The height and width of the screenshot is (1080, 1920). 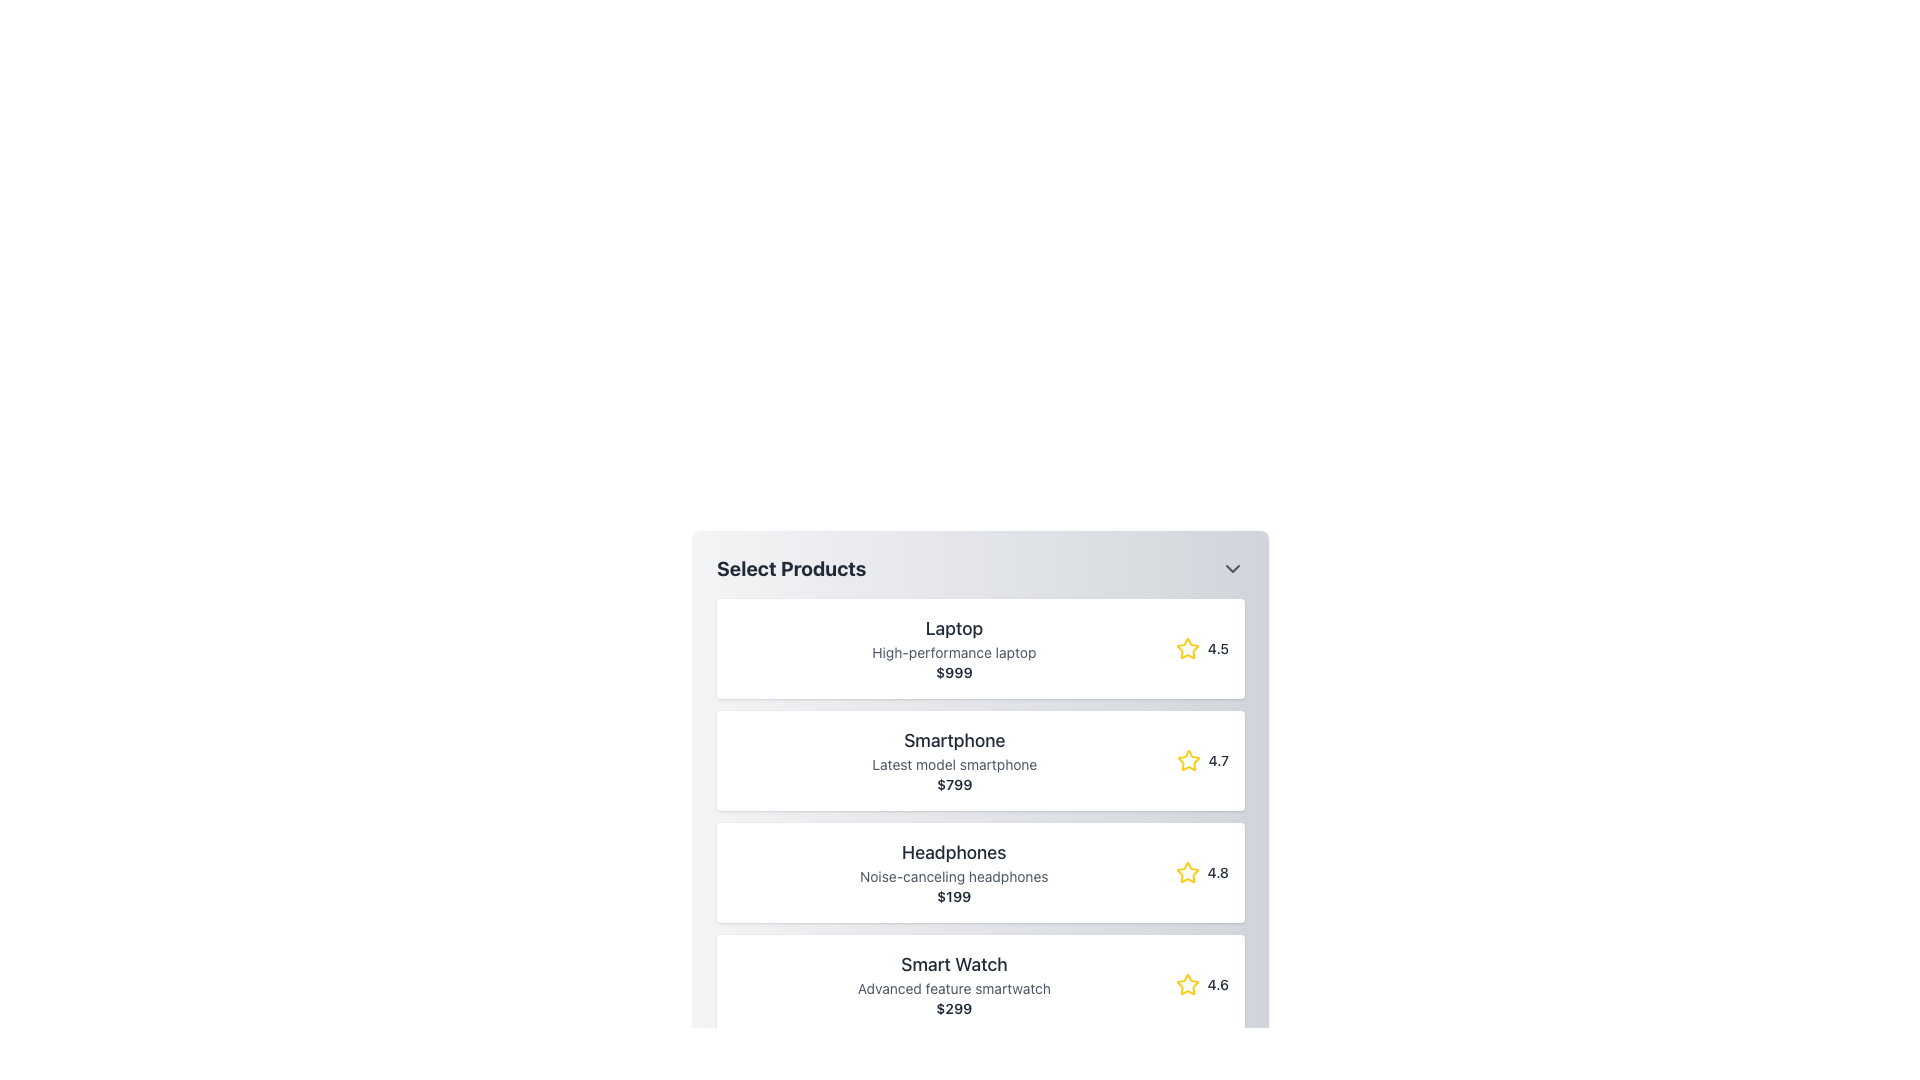 What do you see at coordinates (953, 896) in the screenshot?
I see `the price display element showing '$199' for the 'Headphones' product in the listing` at bounding box center [953, 896].